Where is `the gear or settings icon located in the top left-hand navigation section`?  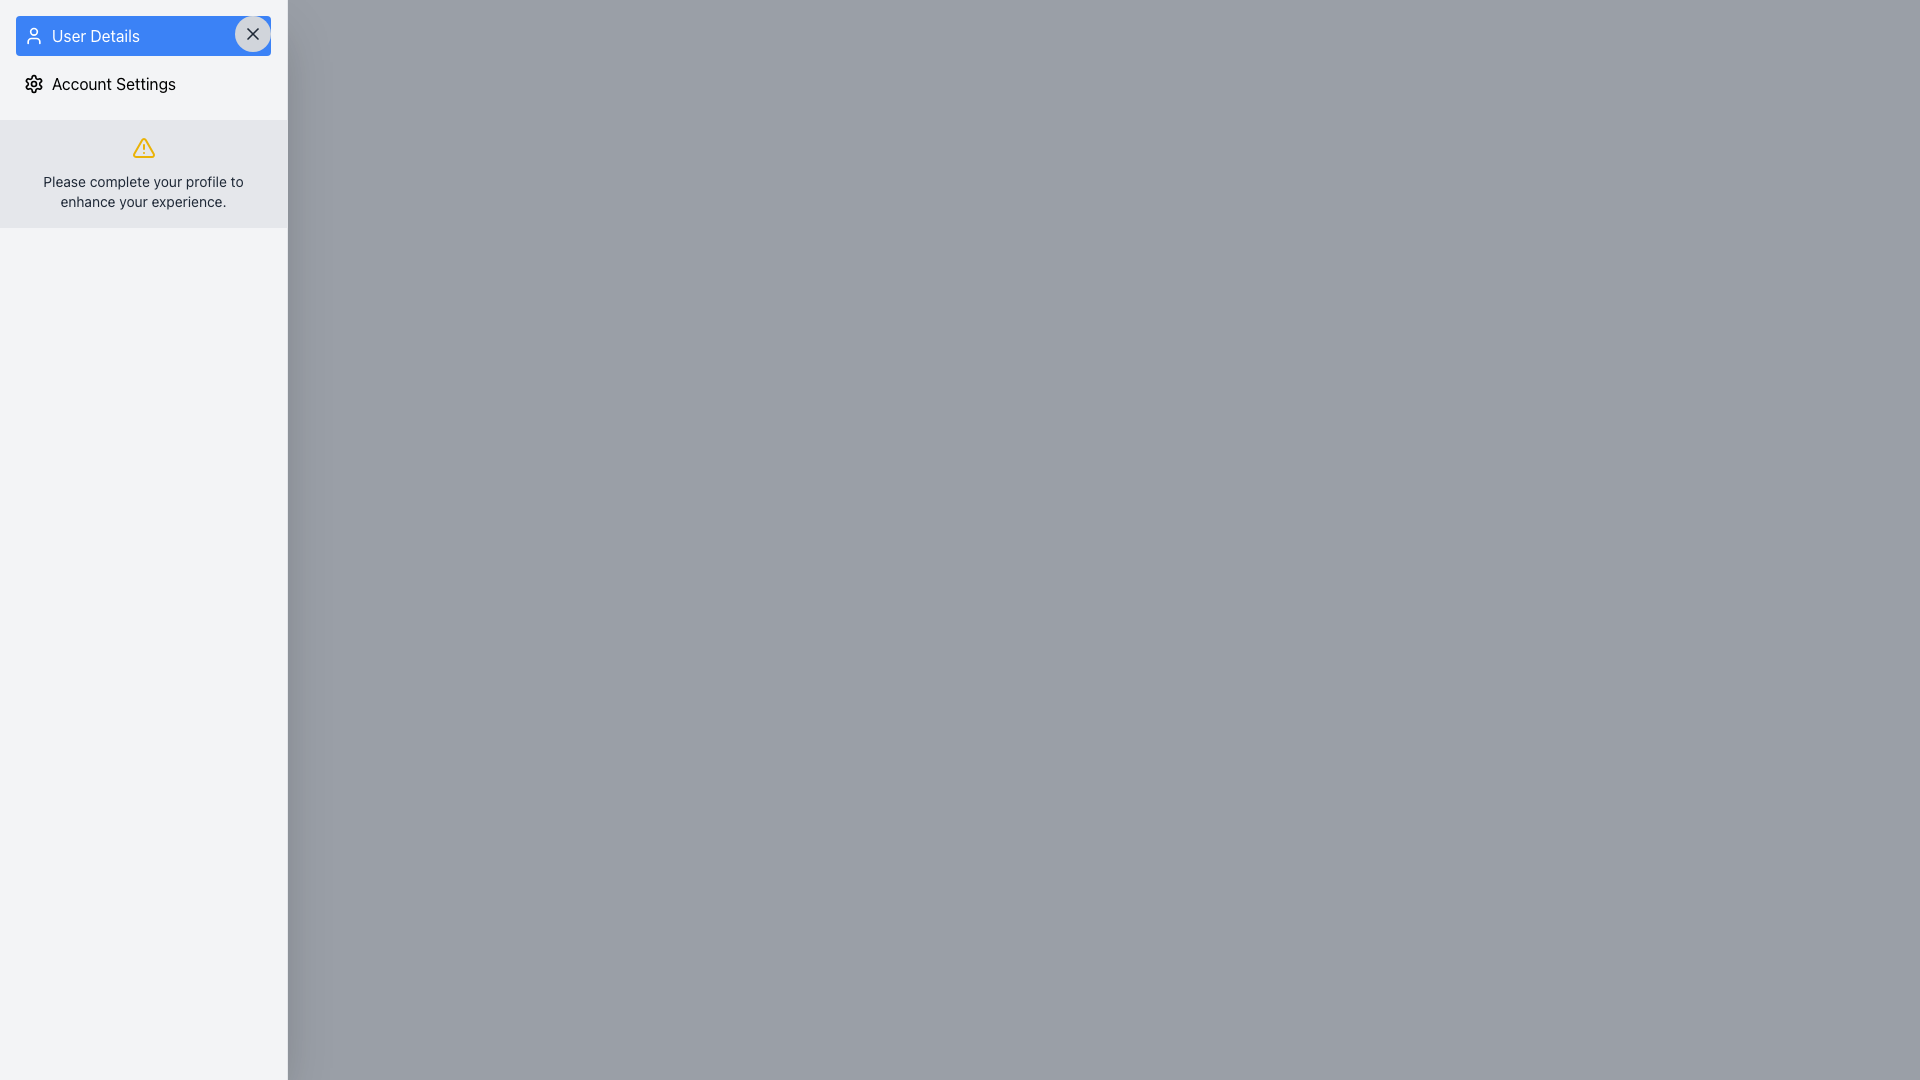 the gear or settings icon located in the top left-hand navigation section is located at coordinates (33, 83).